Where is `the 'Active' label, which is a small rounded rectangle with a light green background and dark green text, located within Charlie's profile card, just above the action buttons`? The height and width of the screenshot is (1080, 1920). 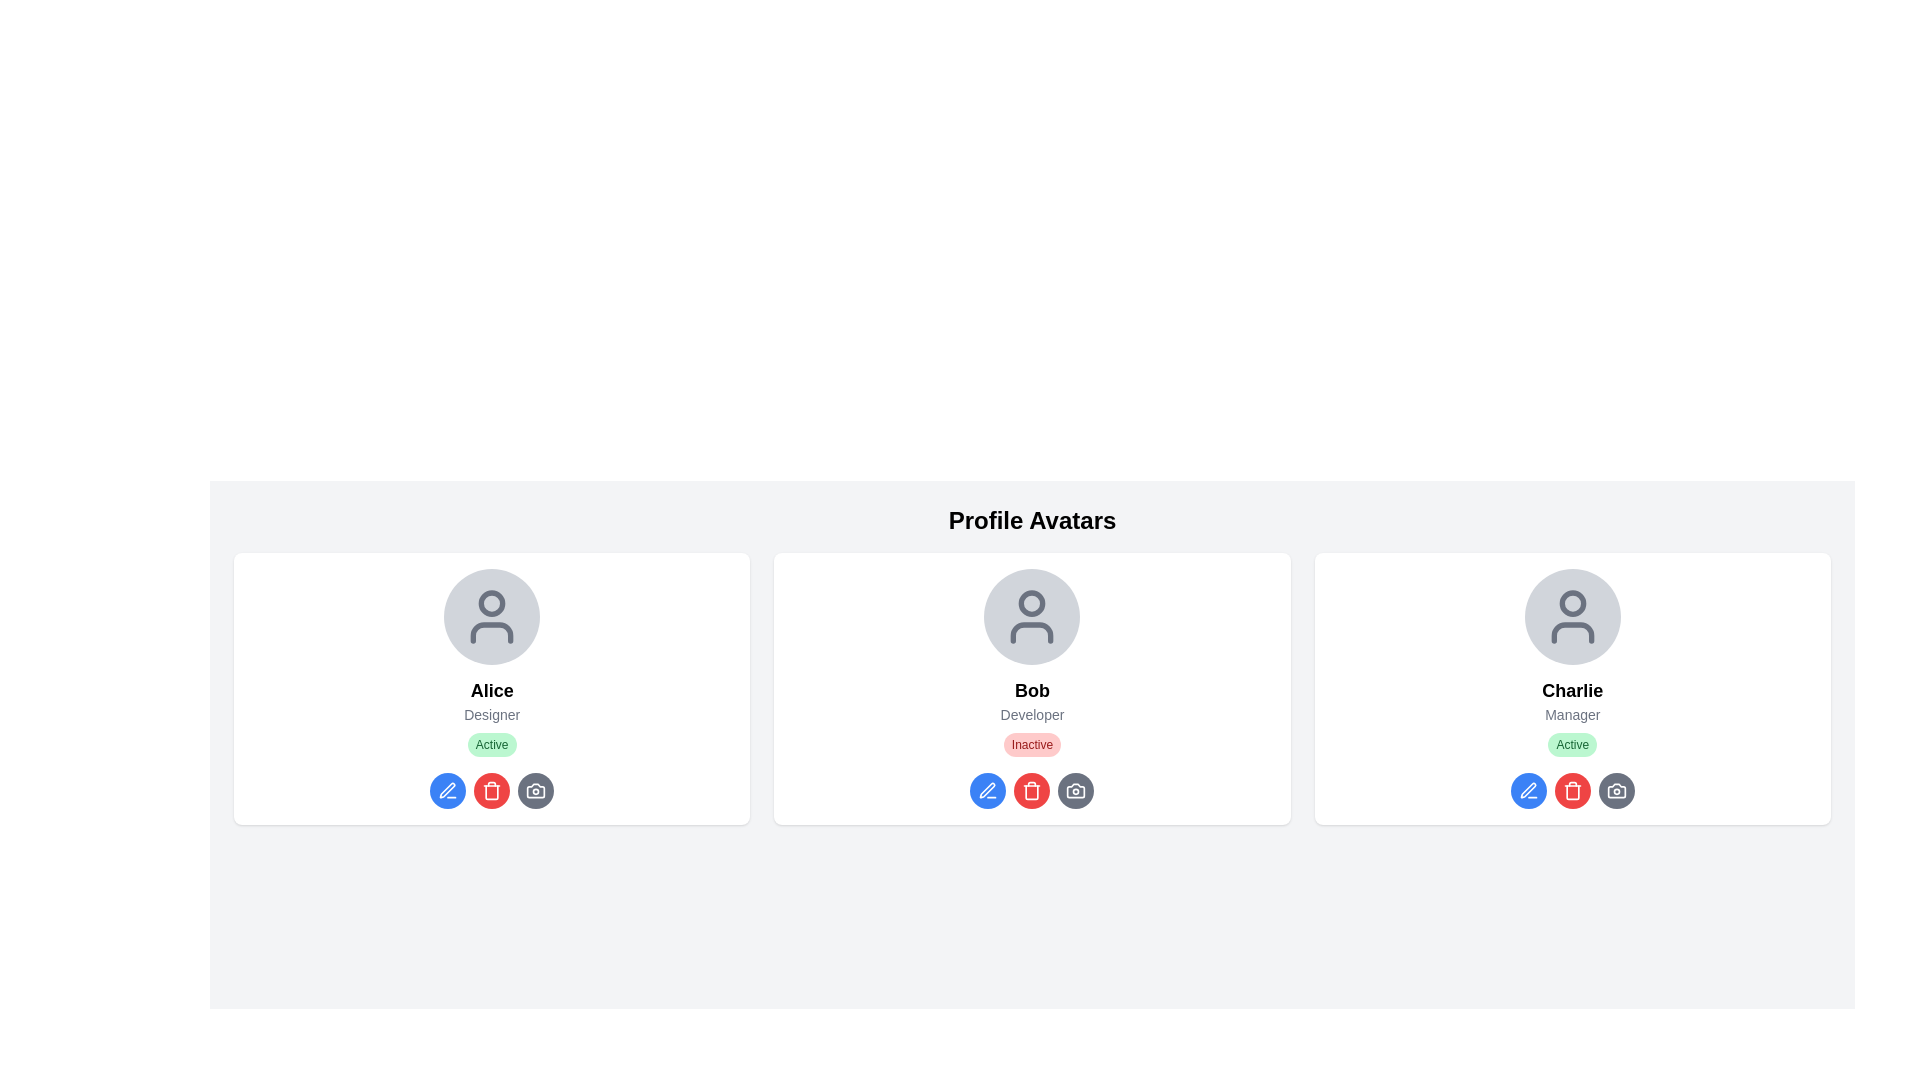 the 'Active' label, which is a small rounded rectangle with a light green background and dark green text, located within Charlie's profile card, just above the action buttons is located at coordinates (1571, 744).